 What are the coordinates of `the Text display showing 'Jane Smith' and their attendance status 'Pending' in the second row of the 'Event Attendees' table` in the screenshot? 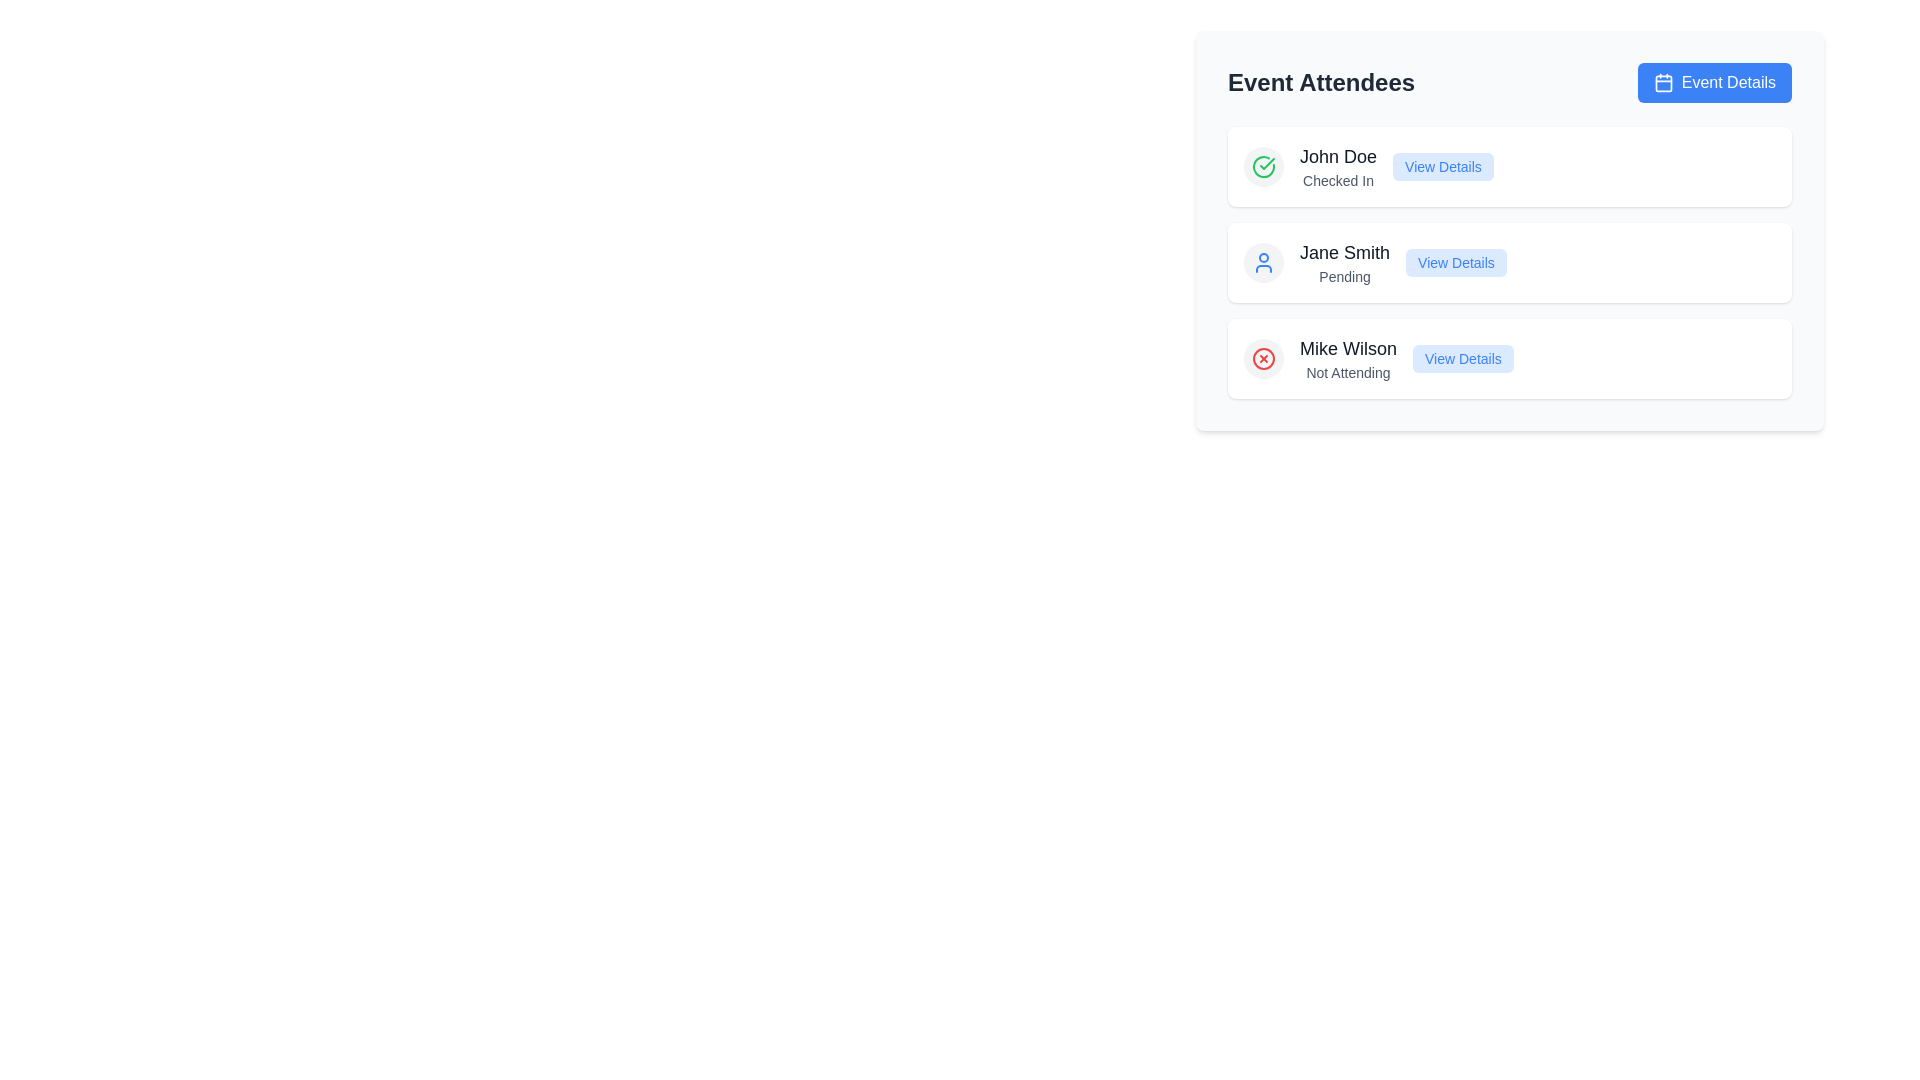 It's located at (1344, 261).